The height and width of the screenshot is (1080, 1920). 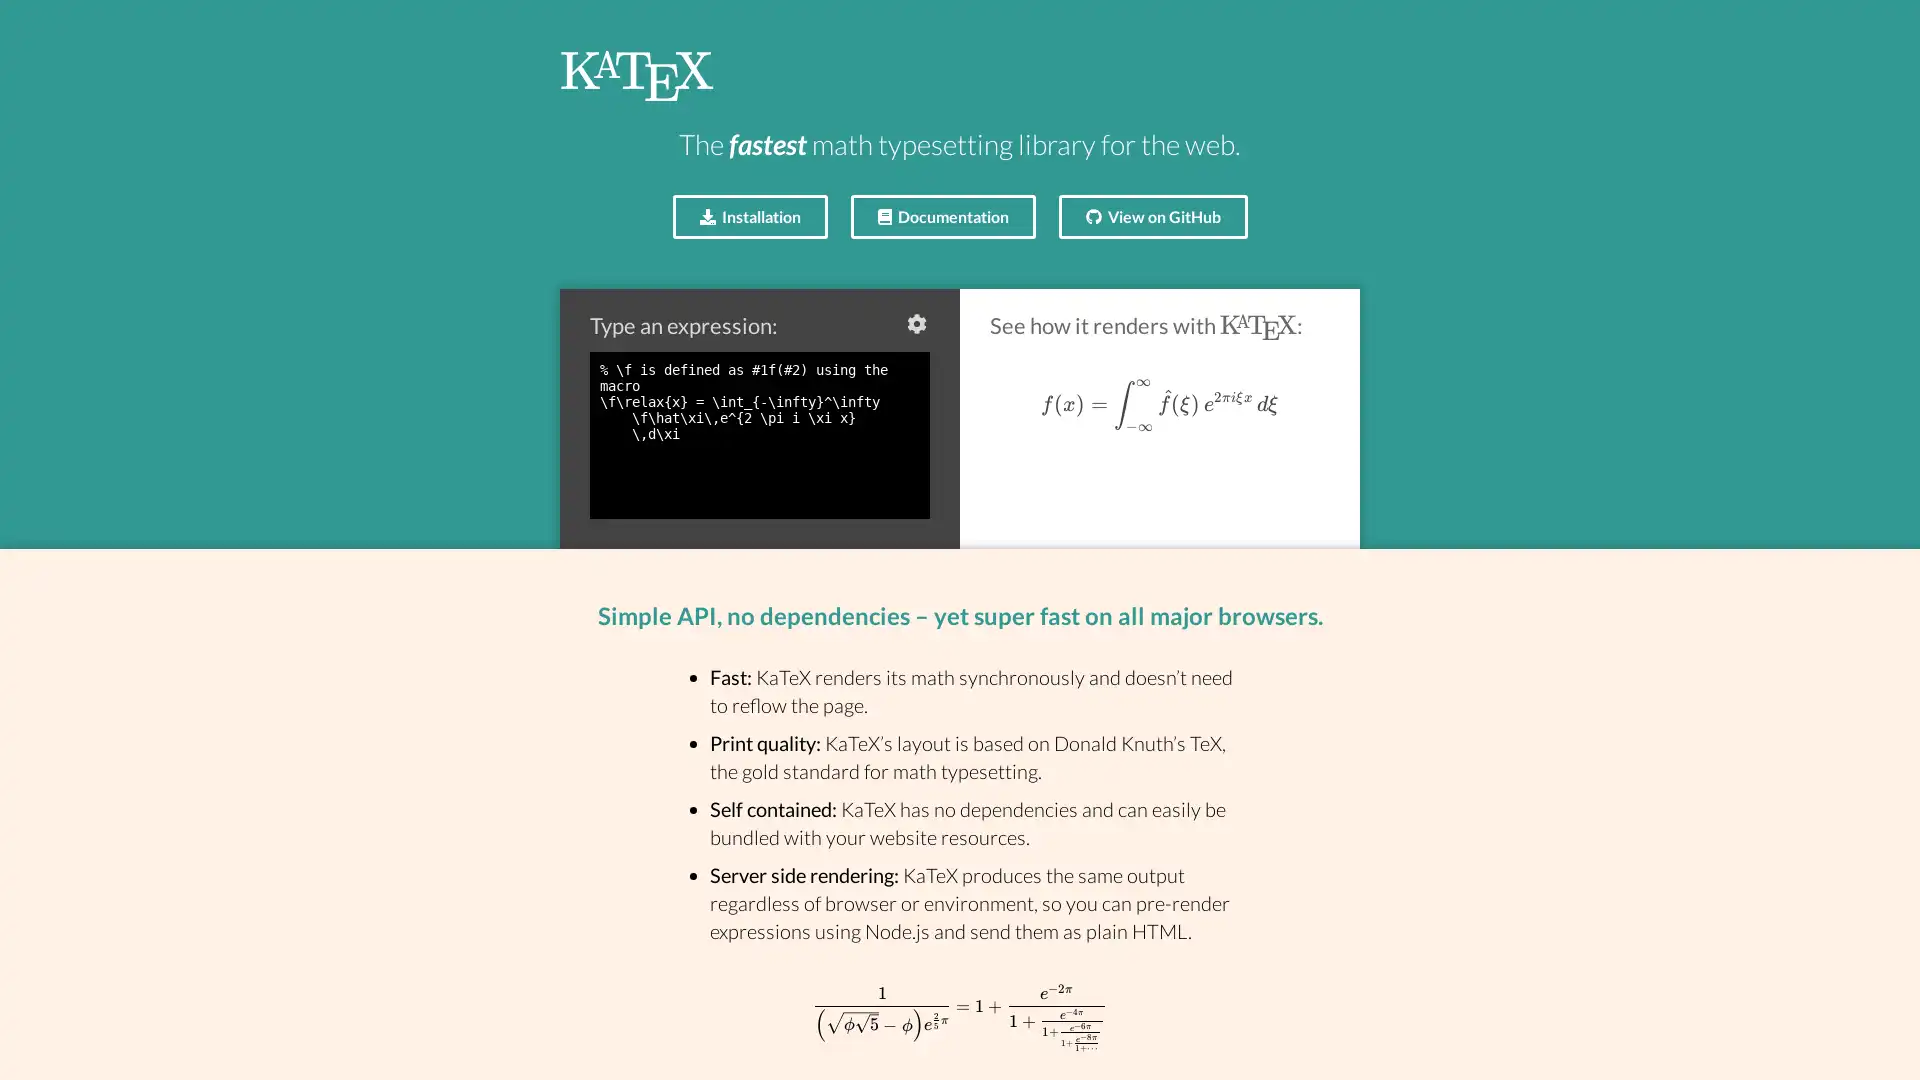 I want to click on View on GitHub, so click(x=1152, y=216).